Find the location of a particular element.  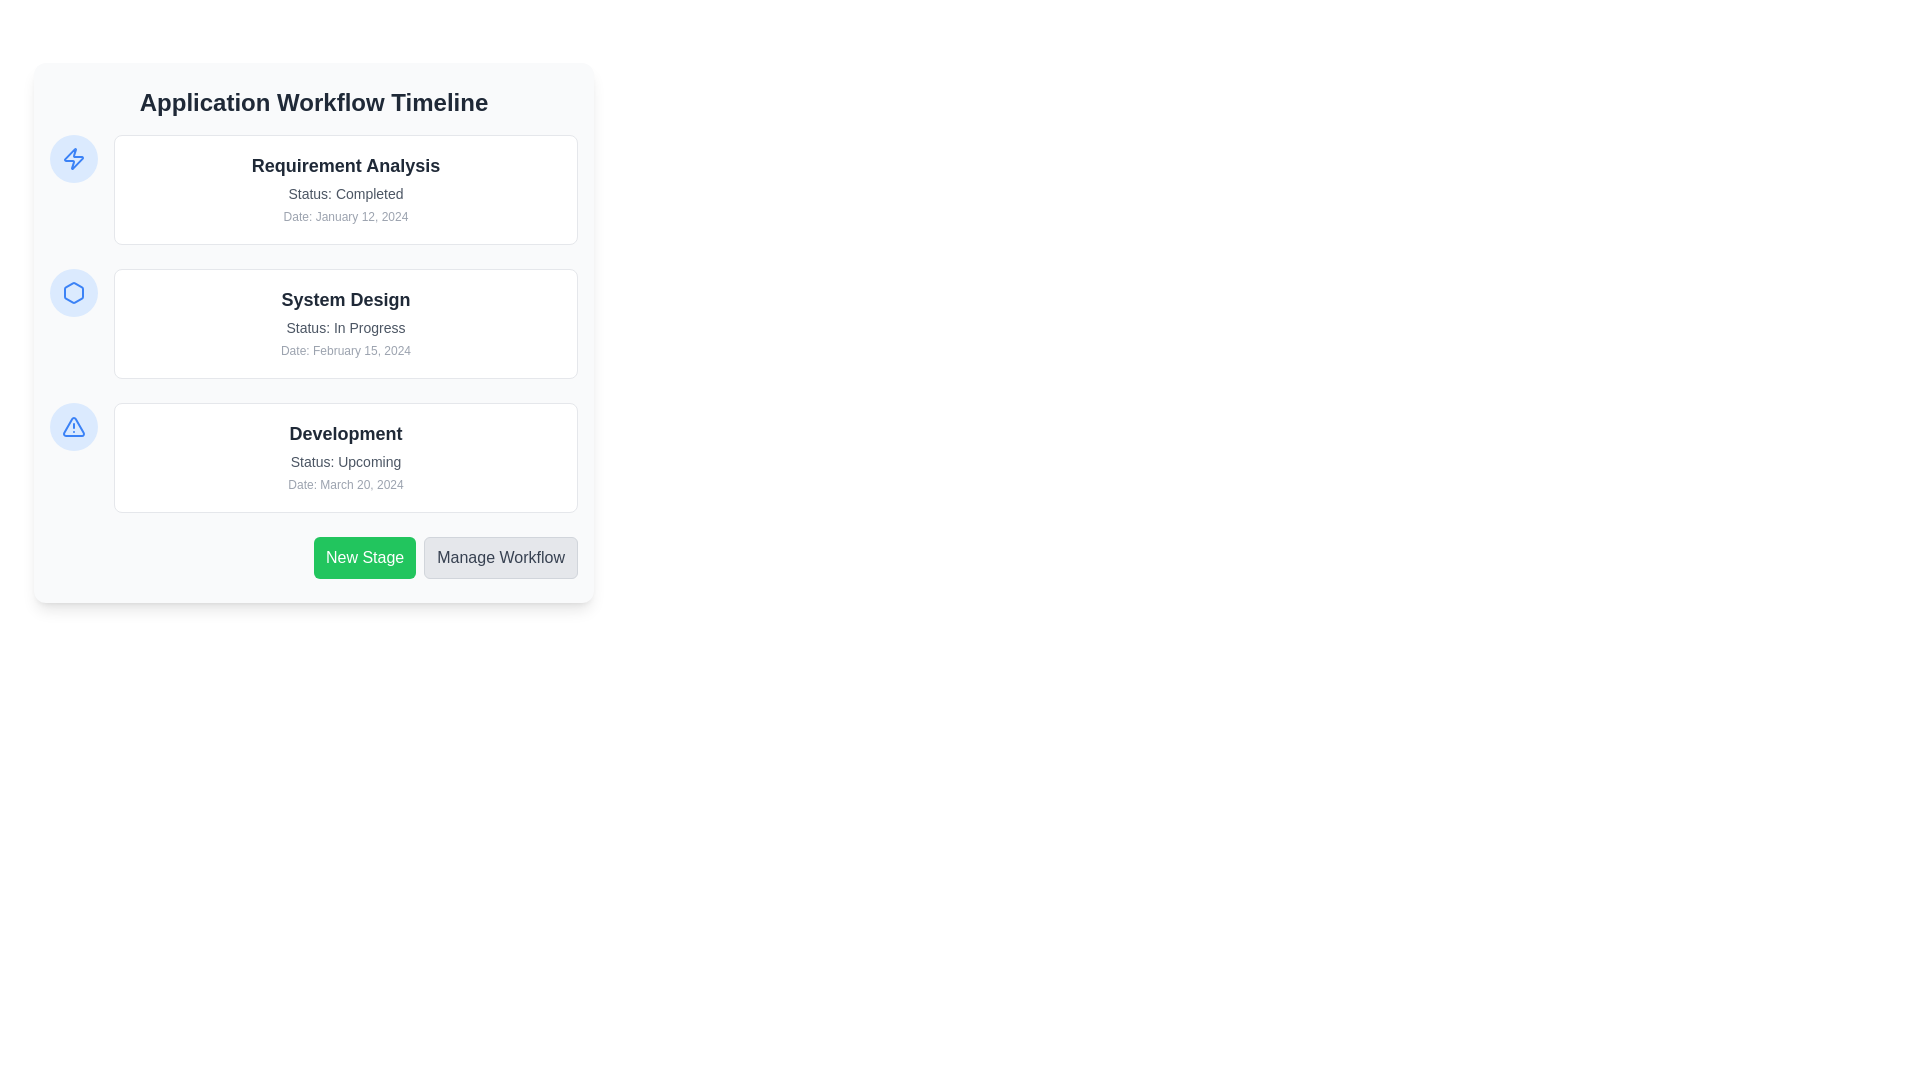

the warning symbol represented by a circular blue icon with a triangular warning symbol and an exclamation mark, located to the left of the 'Development' section in the workflow timeline is located at coordinates (73, 426).